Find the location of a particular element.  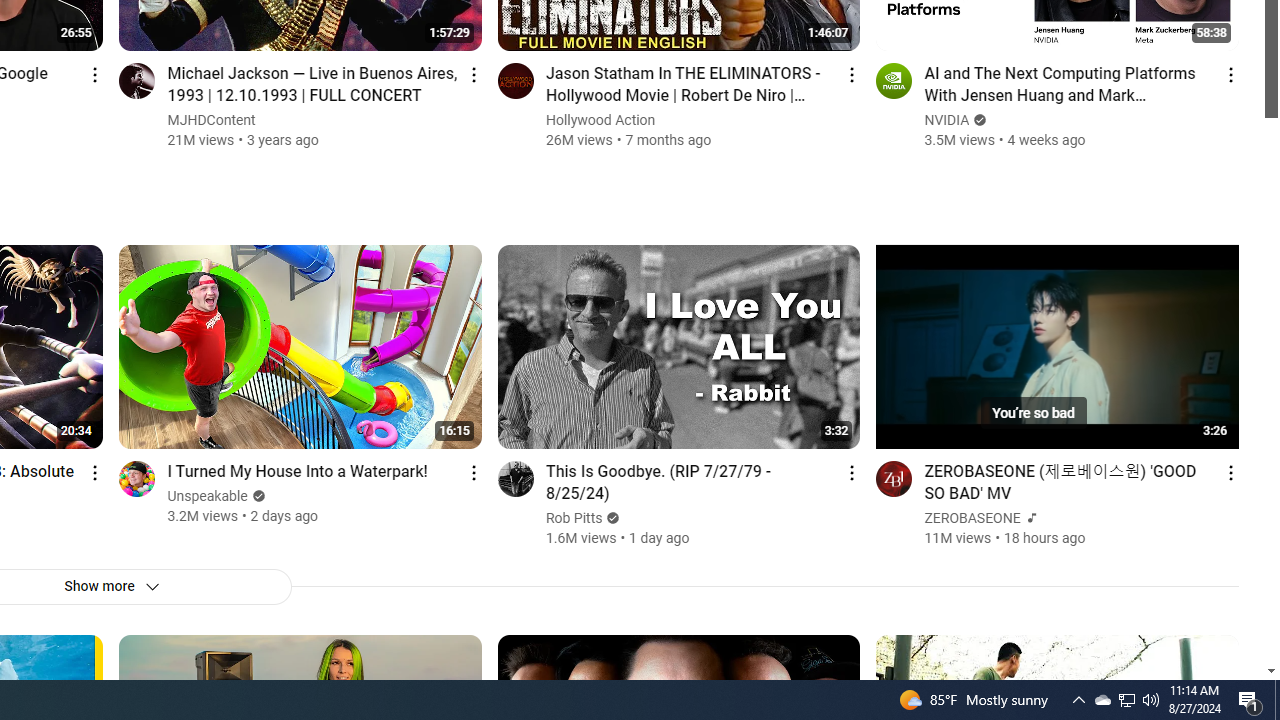

'NVIDIA' is located at coordinates (946, 120).